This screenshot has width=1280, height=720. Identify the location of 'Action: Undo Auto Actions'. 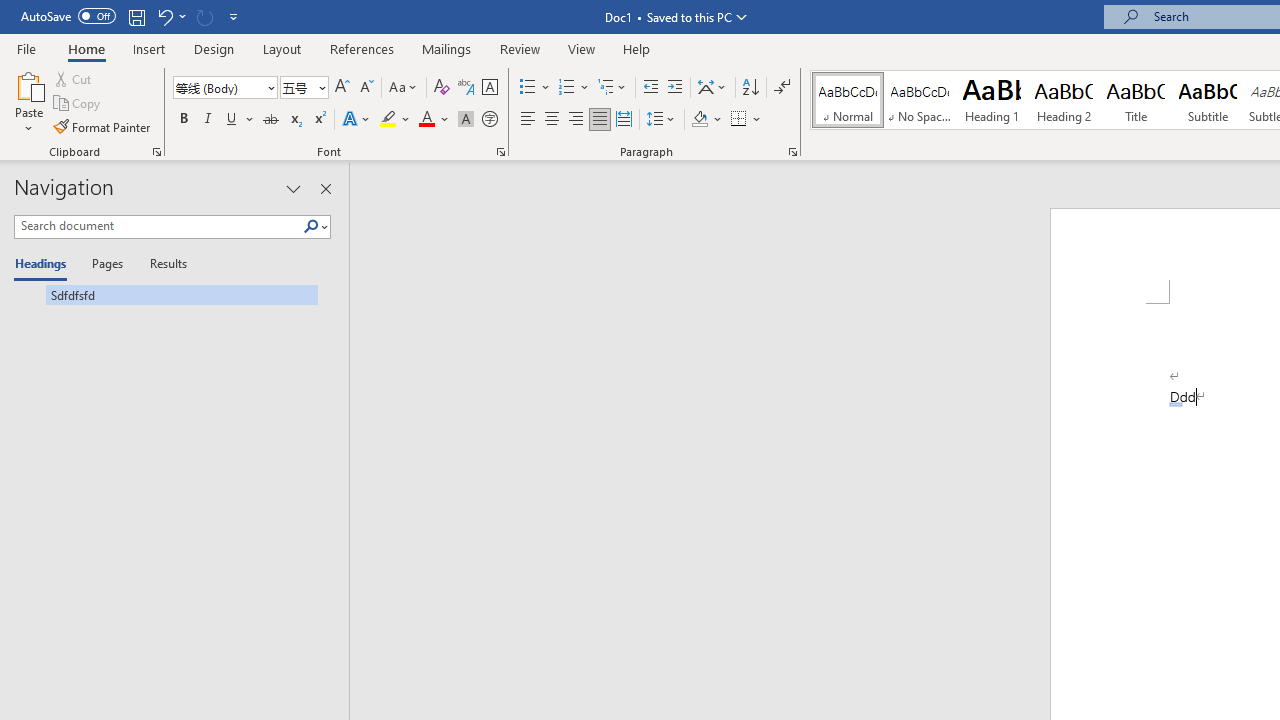
(1175, 404).